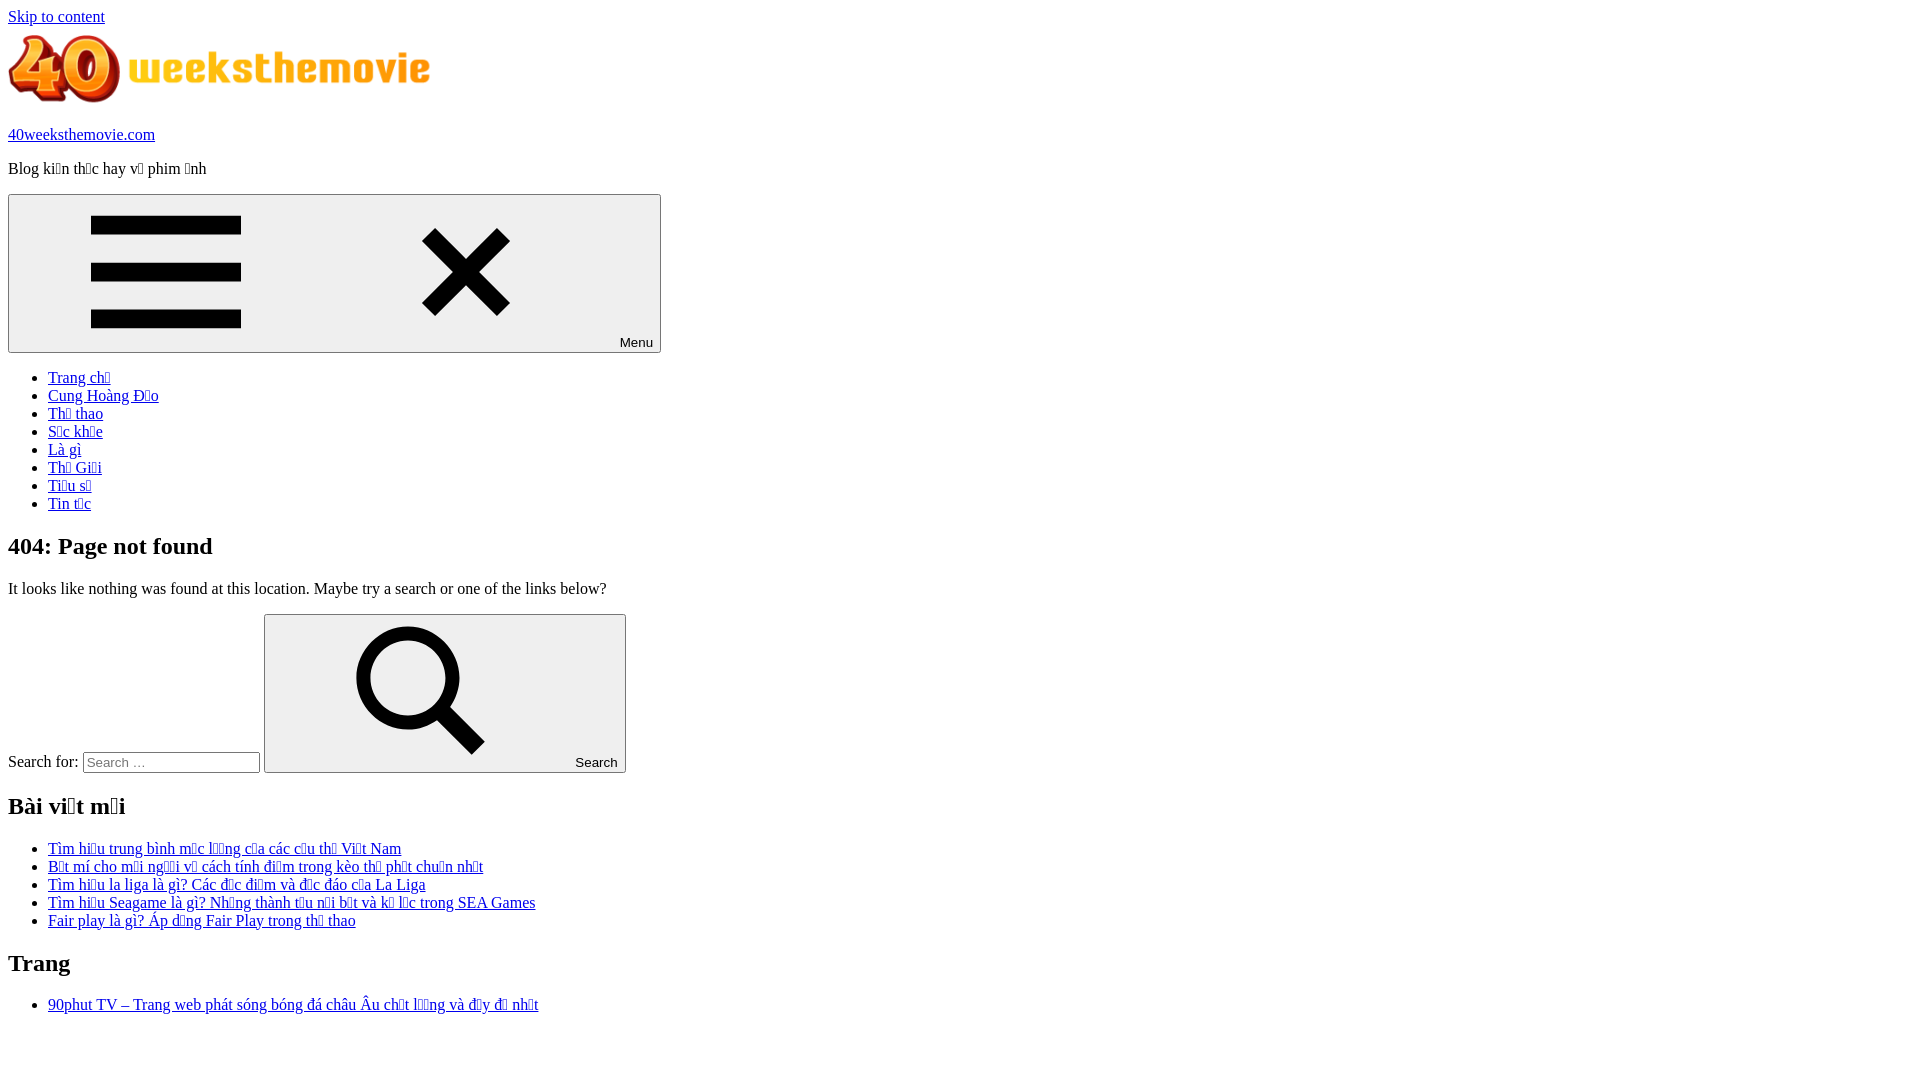 Image resolution: width=1920 pixels, height=1080 pixels. I want to click on '40weeksthemovie.com', so click(80, 134).